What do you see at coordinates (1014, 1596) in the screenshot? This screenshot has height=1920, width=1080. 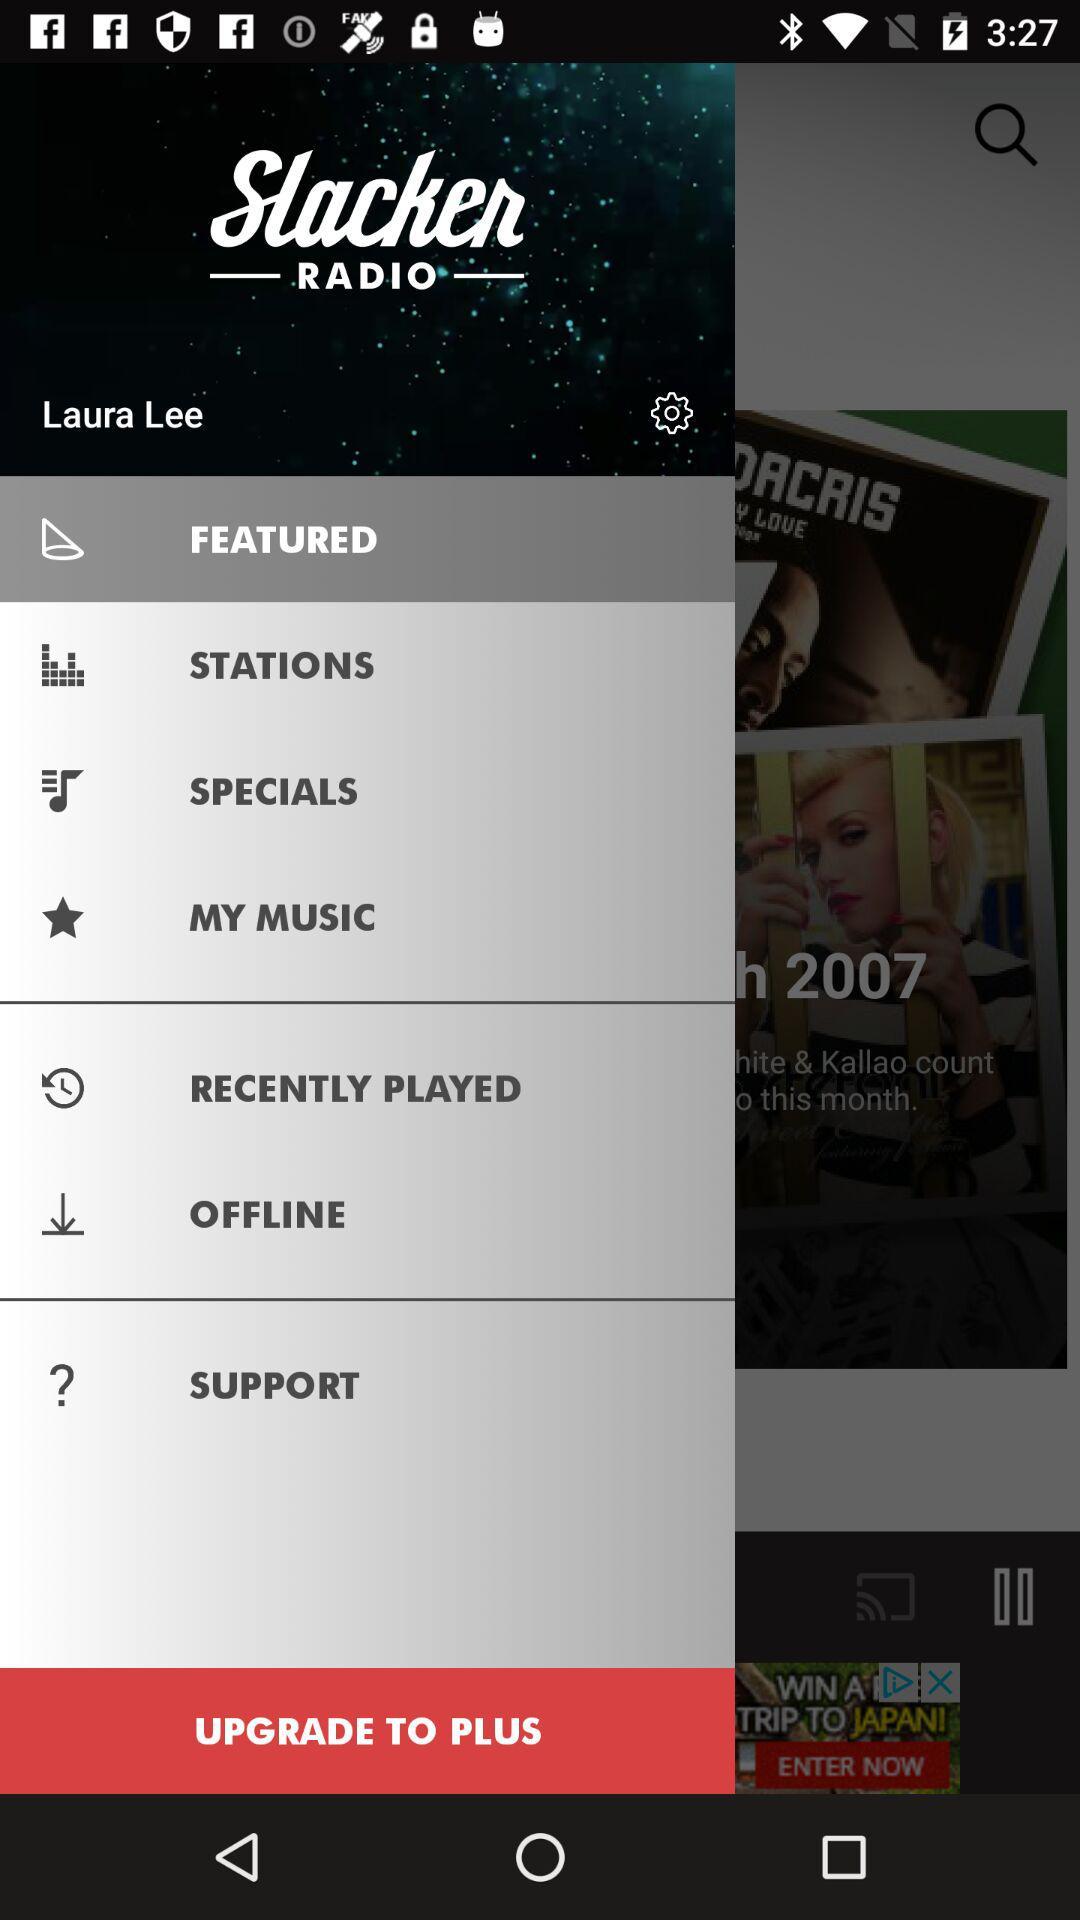 I see `the pause icon` at bounding box center [1014, 1596].